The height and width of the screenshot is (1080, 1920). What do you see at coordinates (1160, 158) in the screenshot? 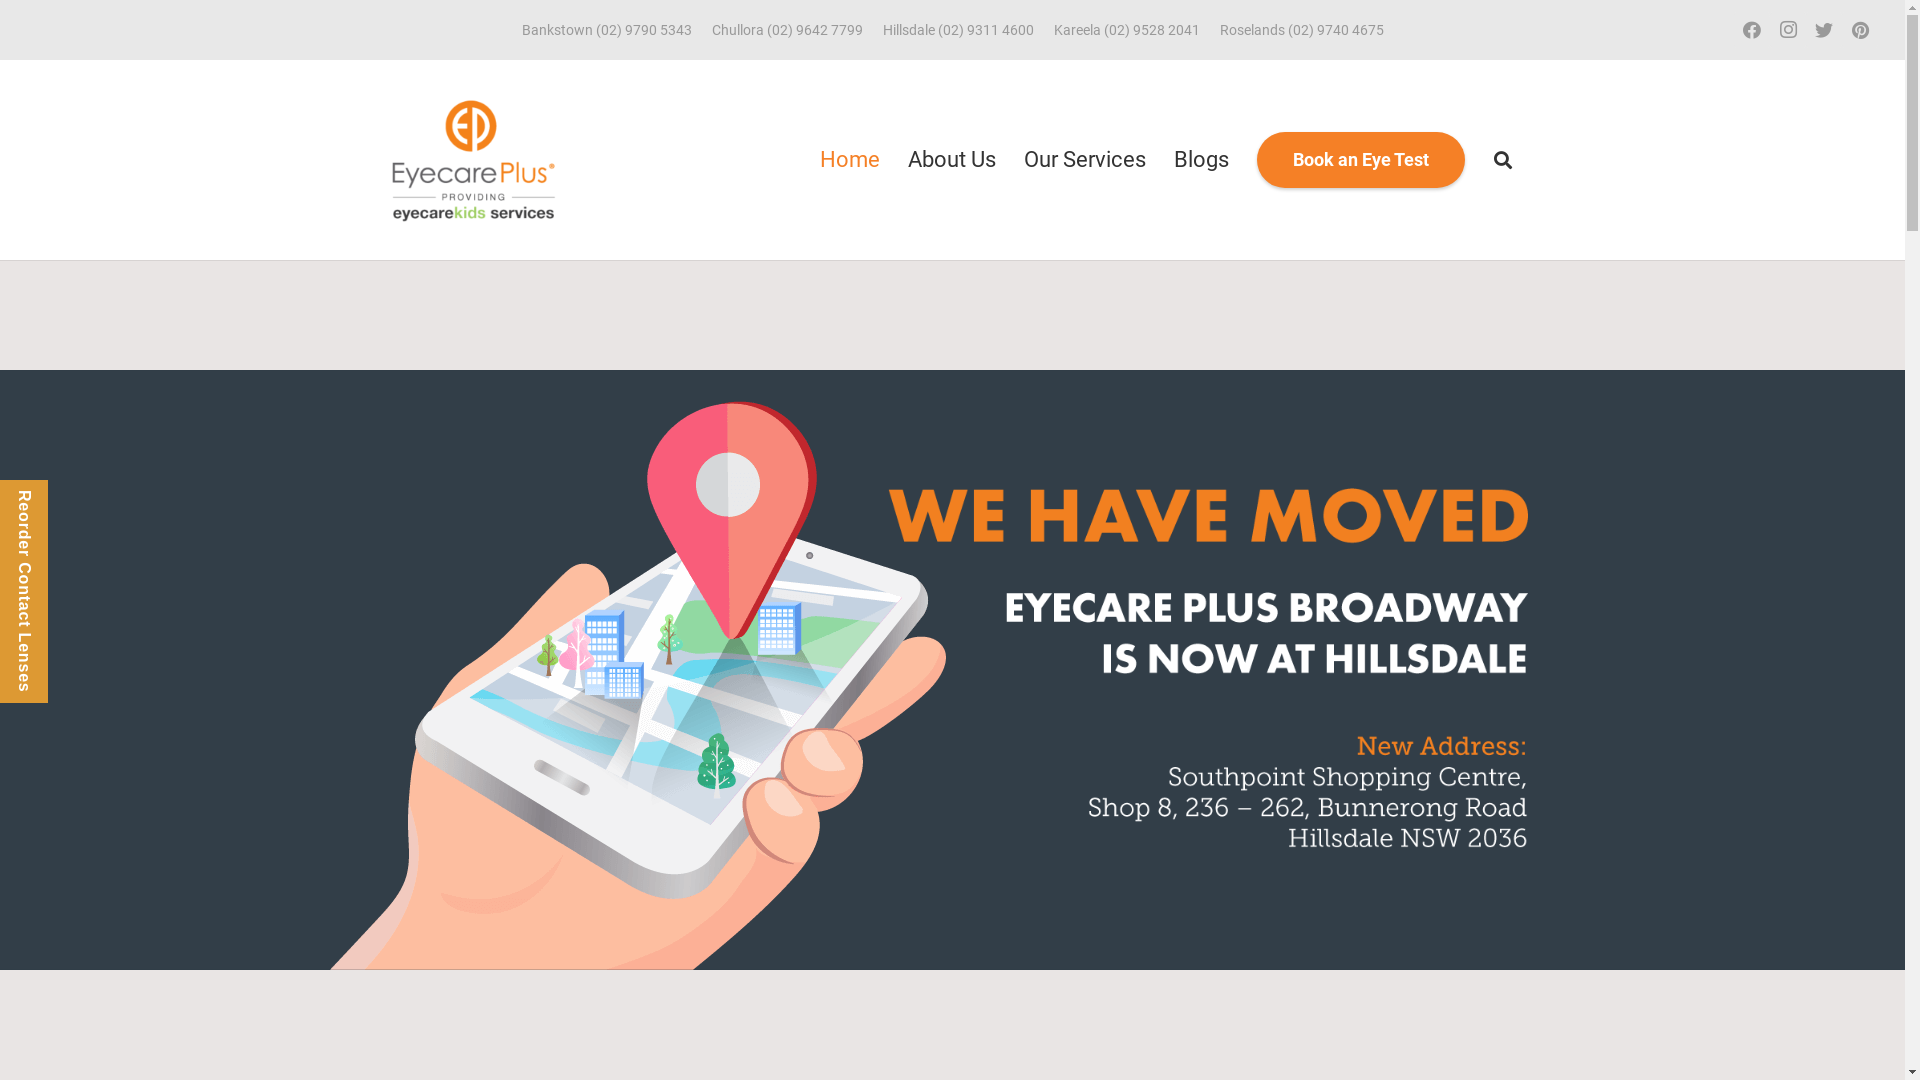
I see `'Blogs'` at bounding box center [1160, 158].